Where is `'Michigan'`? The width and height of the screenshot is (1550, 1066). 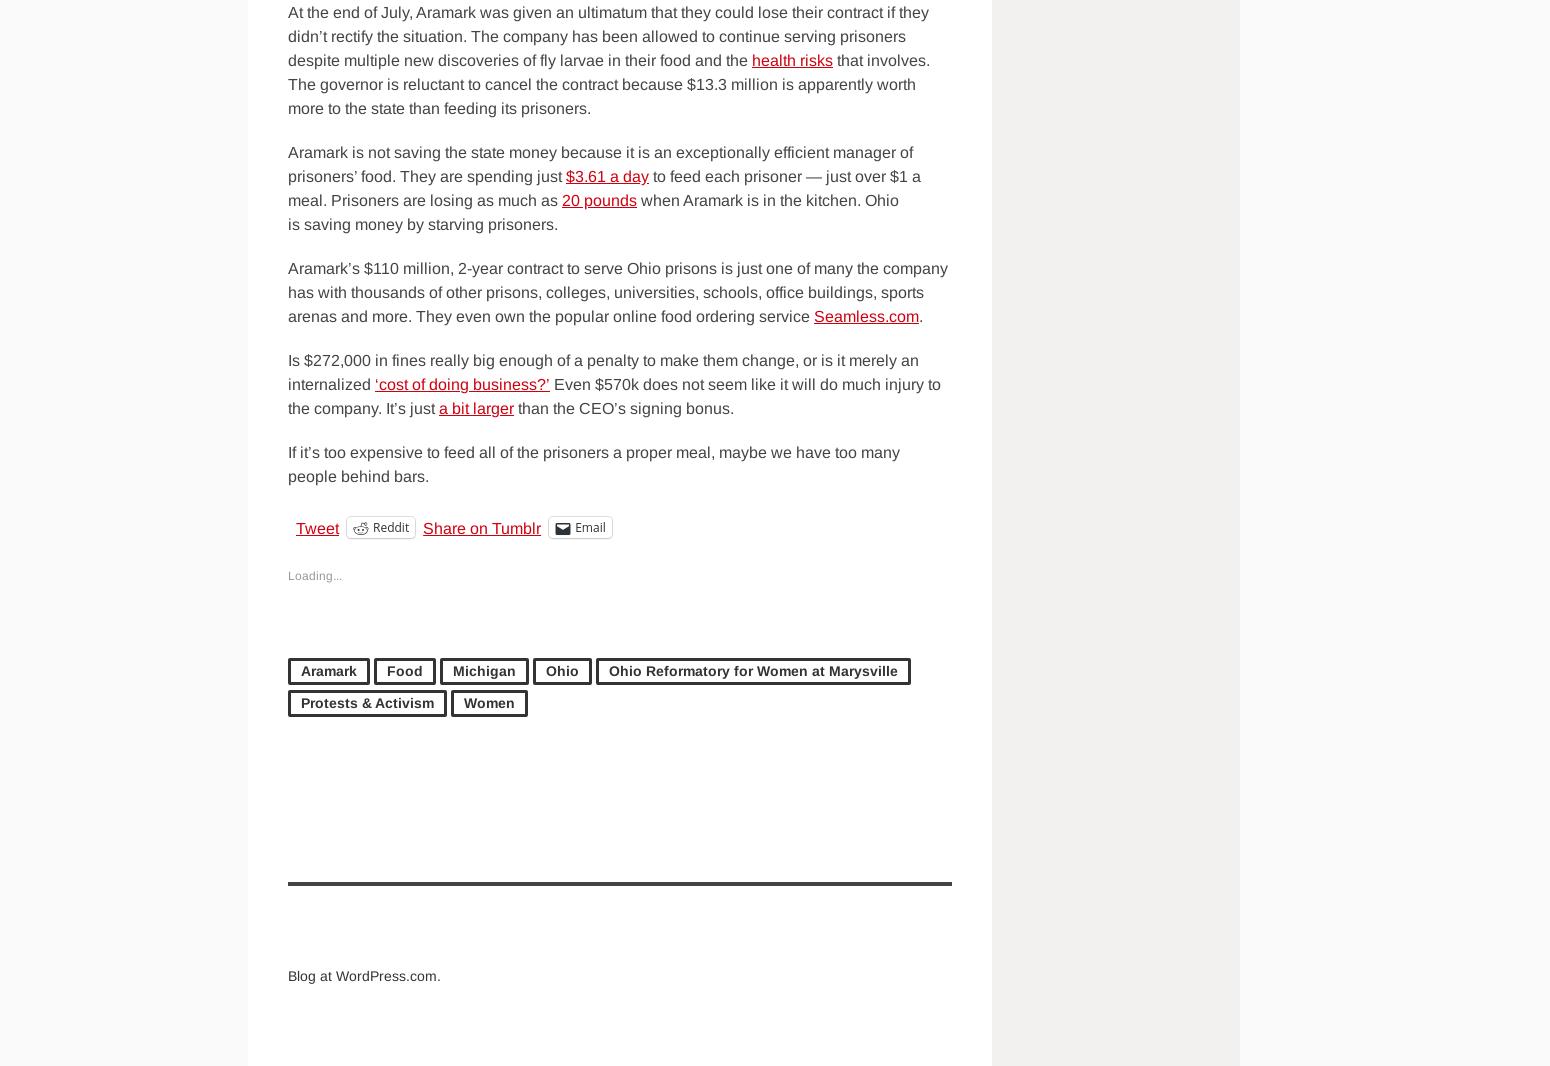 'Michigan' is located at coordinates (483, 670).